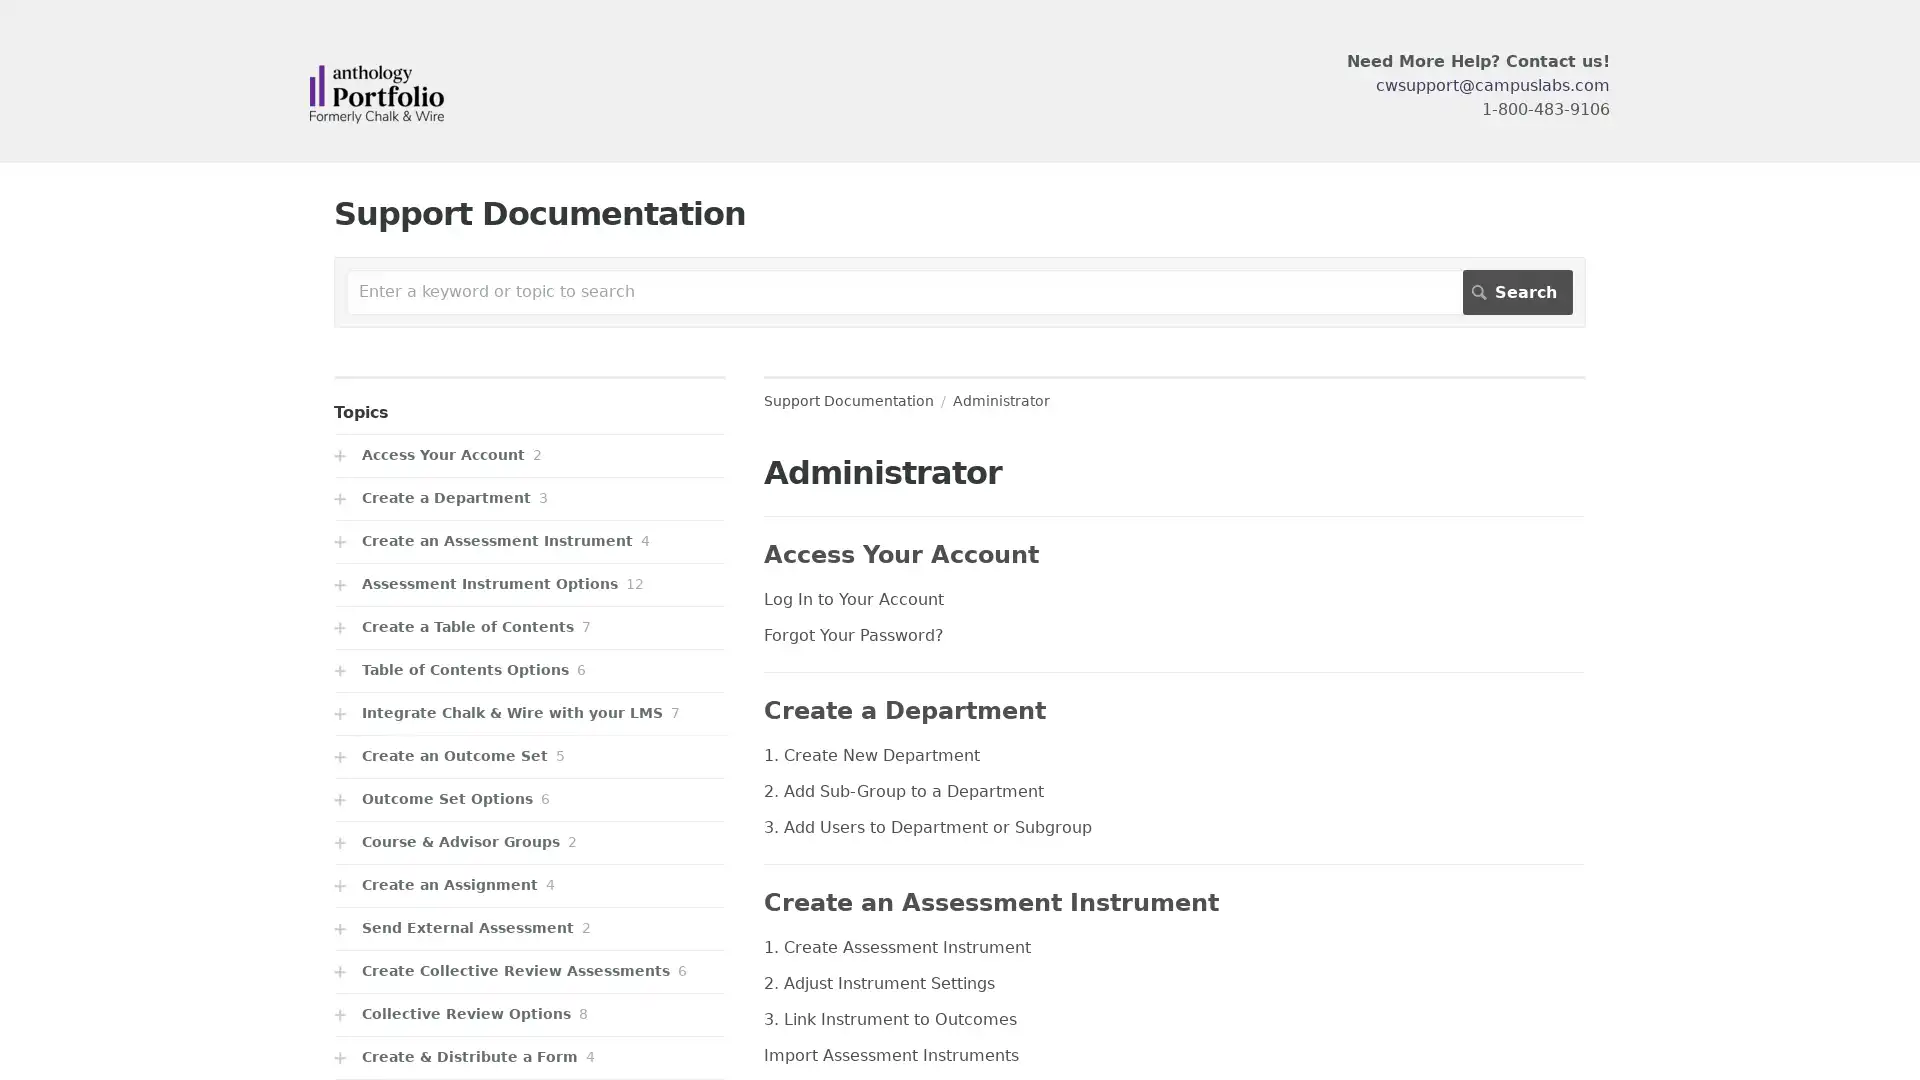 Image resolution: width=1920 pixels, height=1080 pixels. I want to click on Create an Assessment Instrument 4, so click(529, 541).